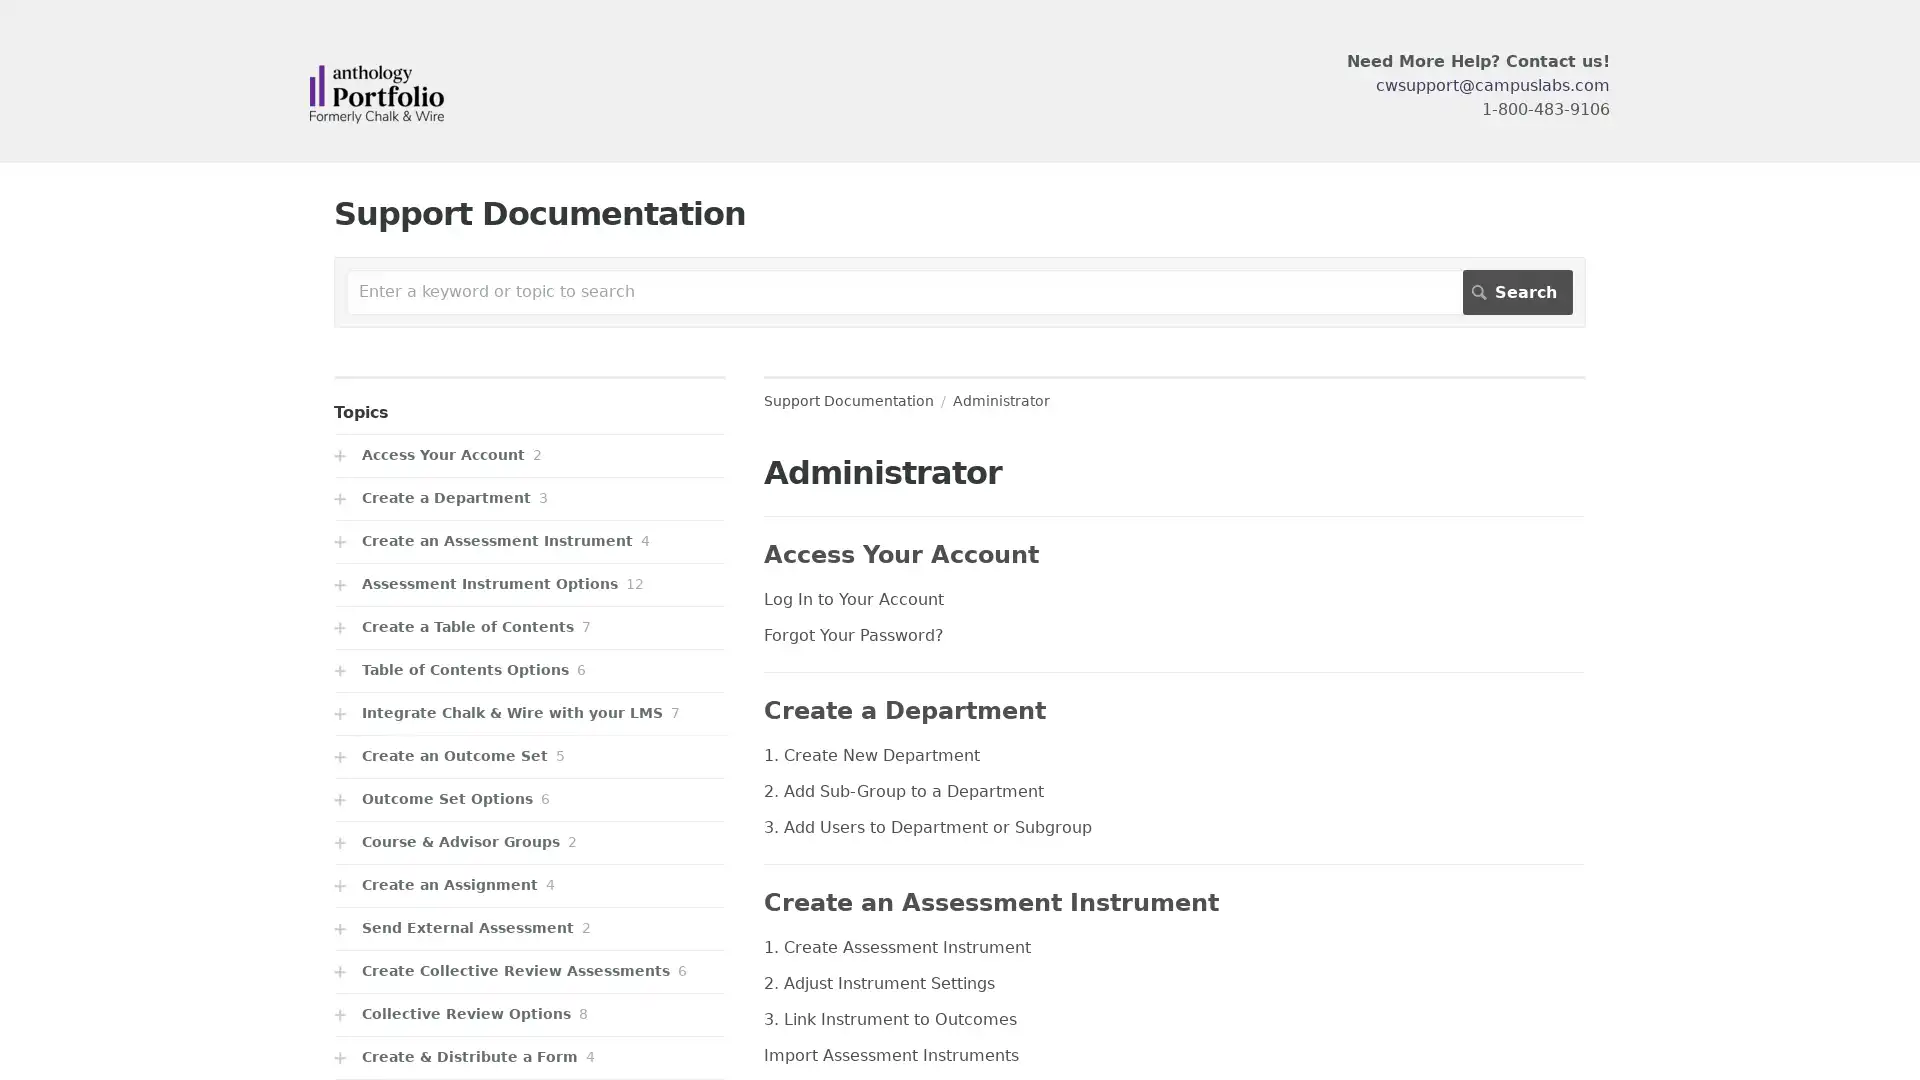 Image resolution: width=1920 pixels, height=1080 pixels. I want to click on Create an Assessment Instrument 4, so click(529, 541).